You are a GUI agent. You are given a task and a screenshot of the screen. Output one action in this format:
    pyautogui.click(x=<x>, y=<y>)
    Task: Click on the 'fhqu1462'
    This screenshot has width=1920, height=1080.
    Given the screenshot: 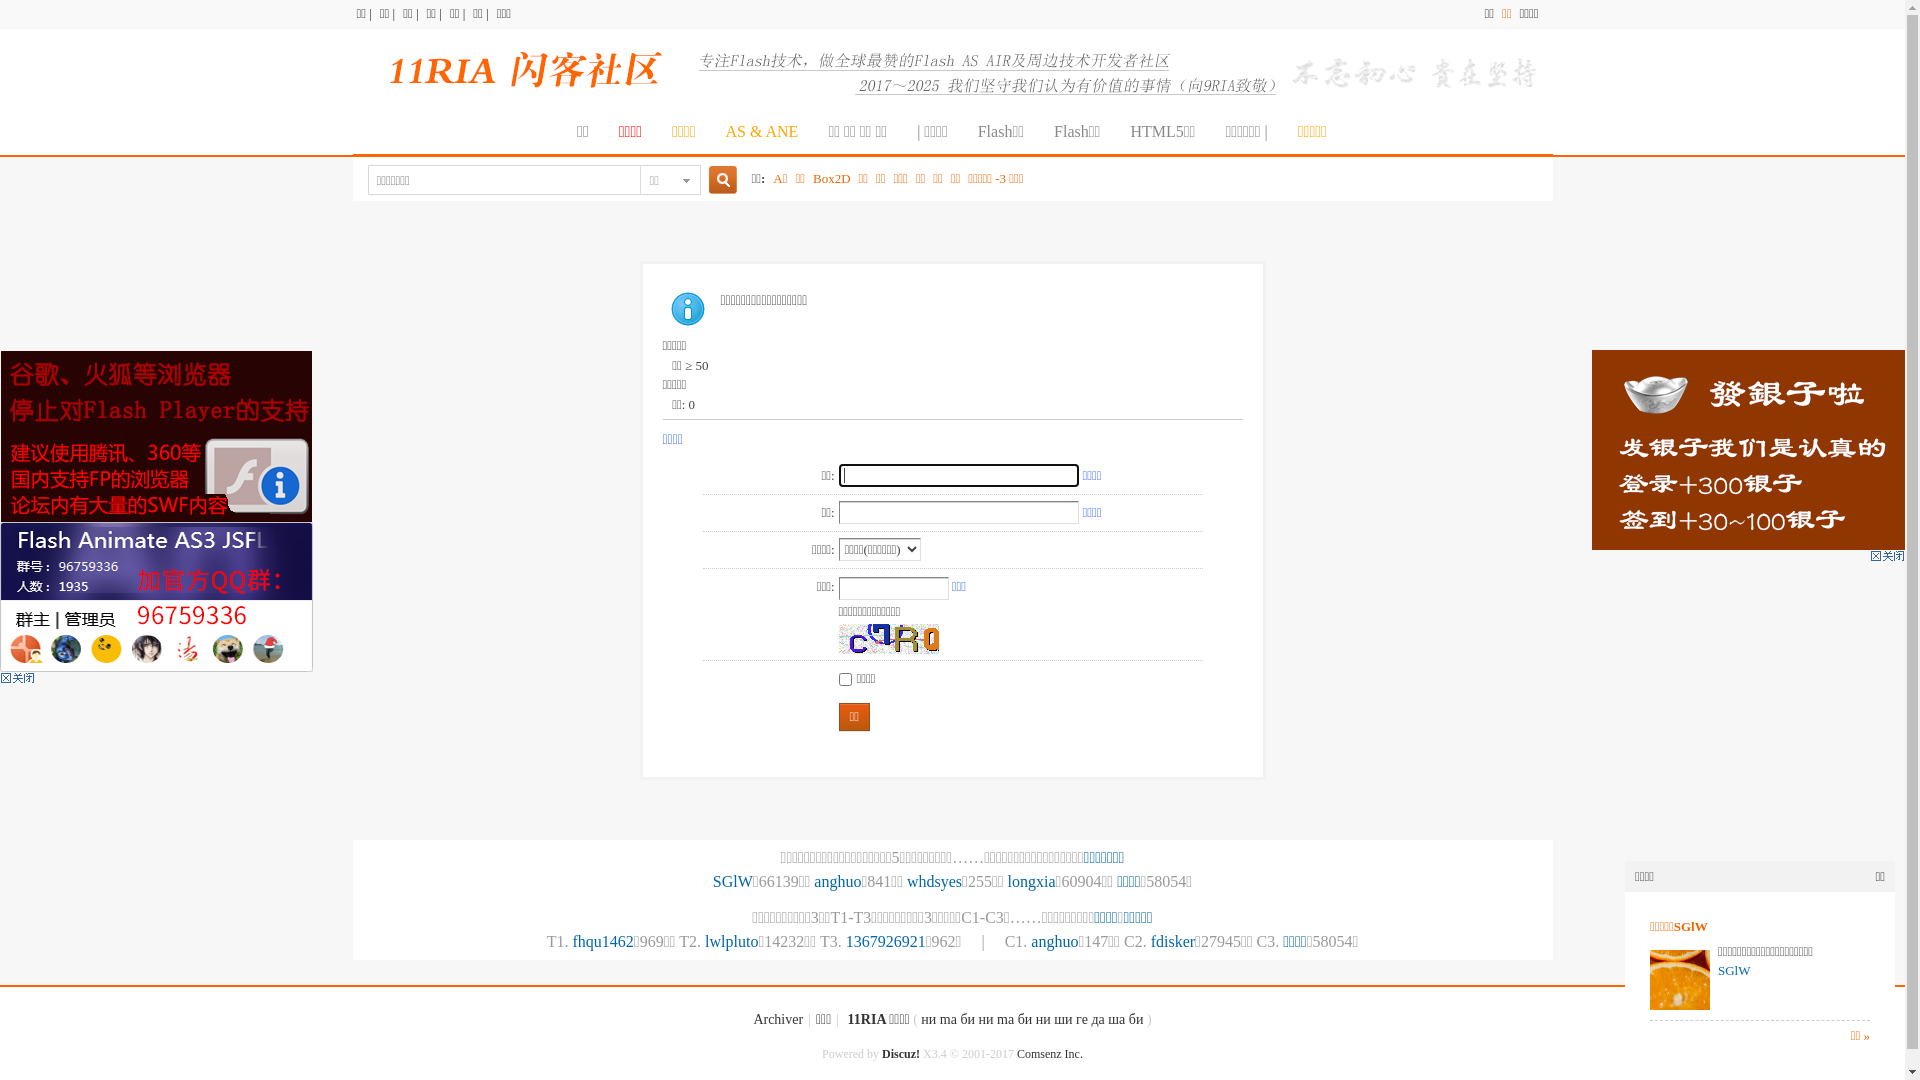 What is the action you would take?
    pyautogui.click(x=601, y=941)
    